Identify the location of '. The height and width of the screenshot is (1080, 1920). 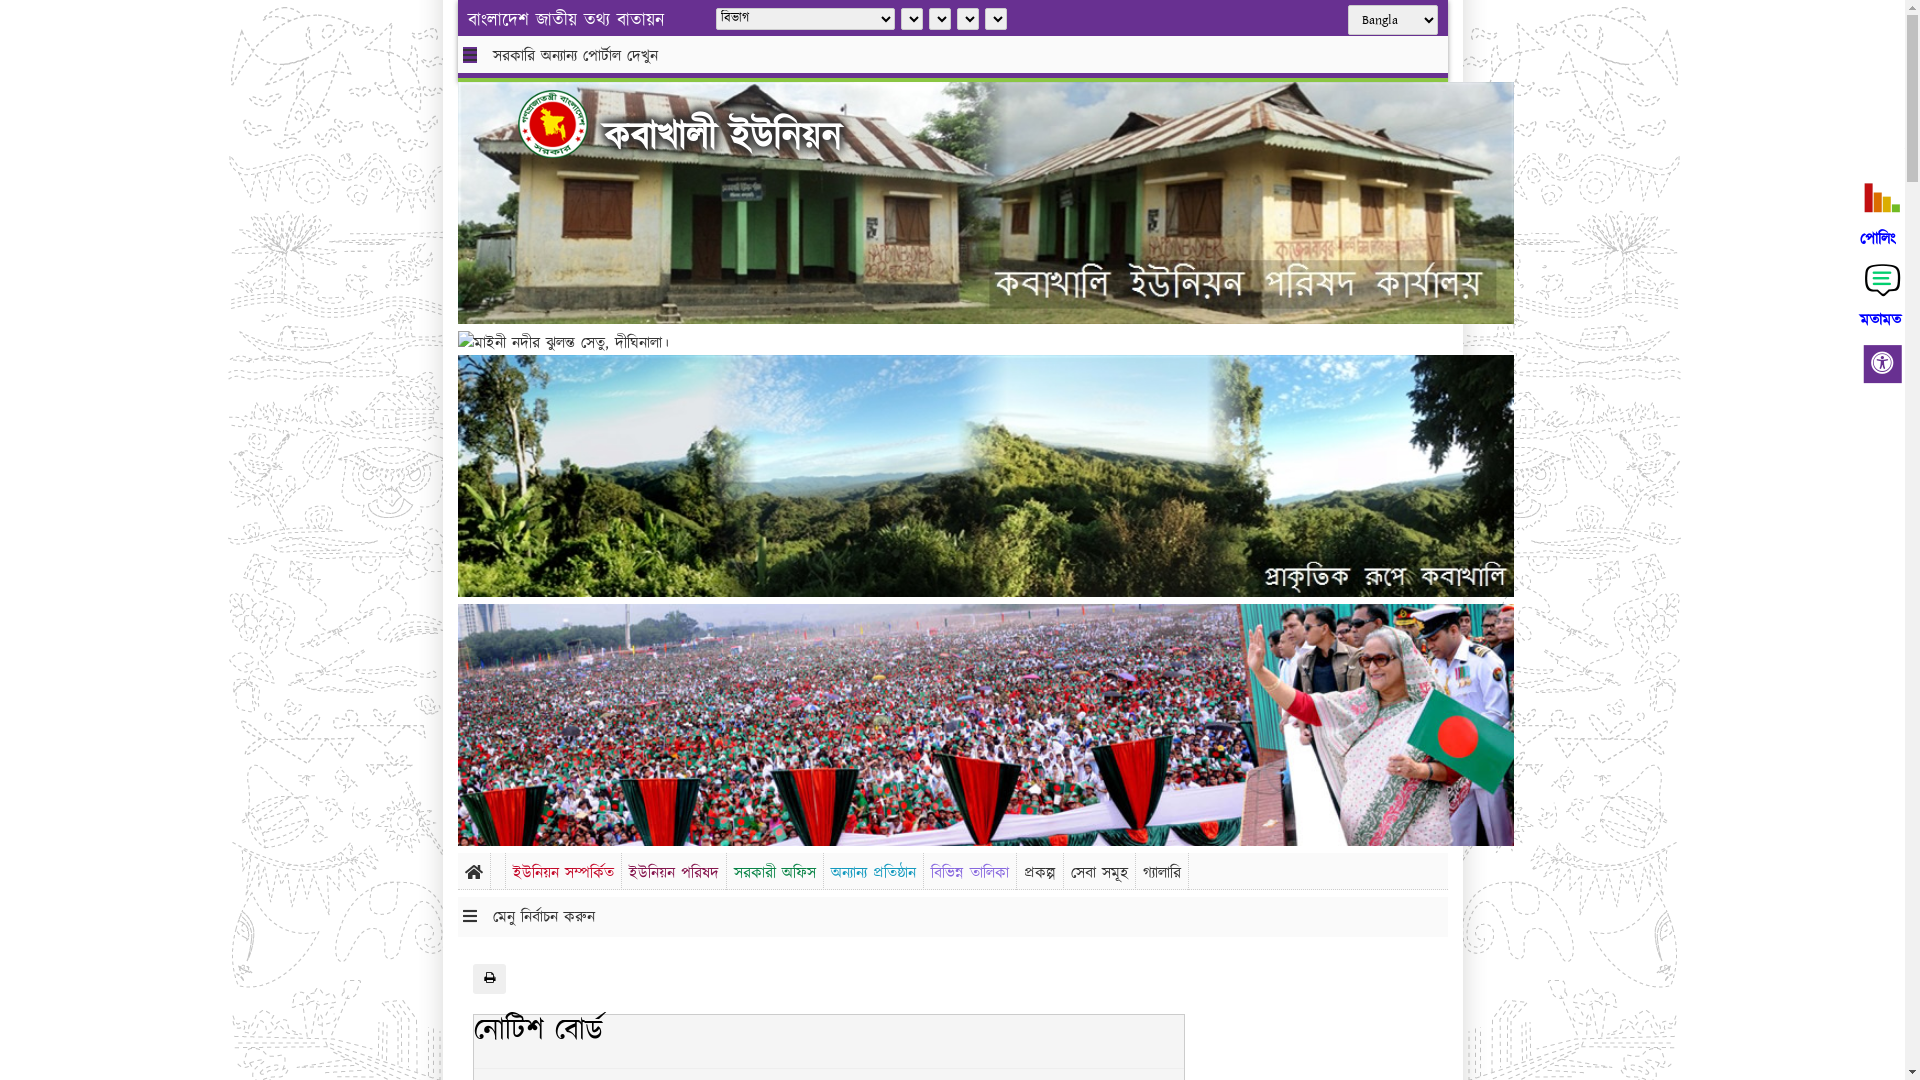
(567, 123).